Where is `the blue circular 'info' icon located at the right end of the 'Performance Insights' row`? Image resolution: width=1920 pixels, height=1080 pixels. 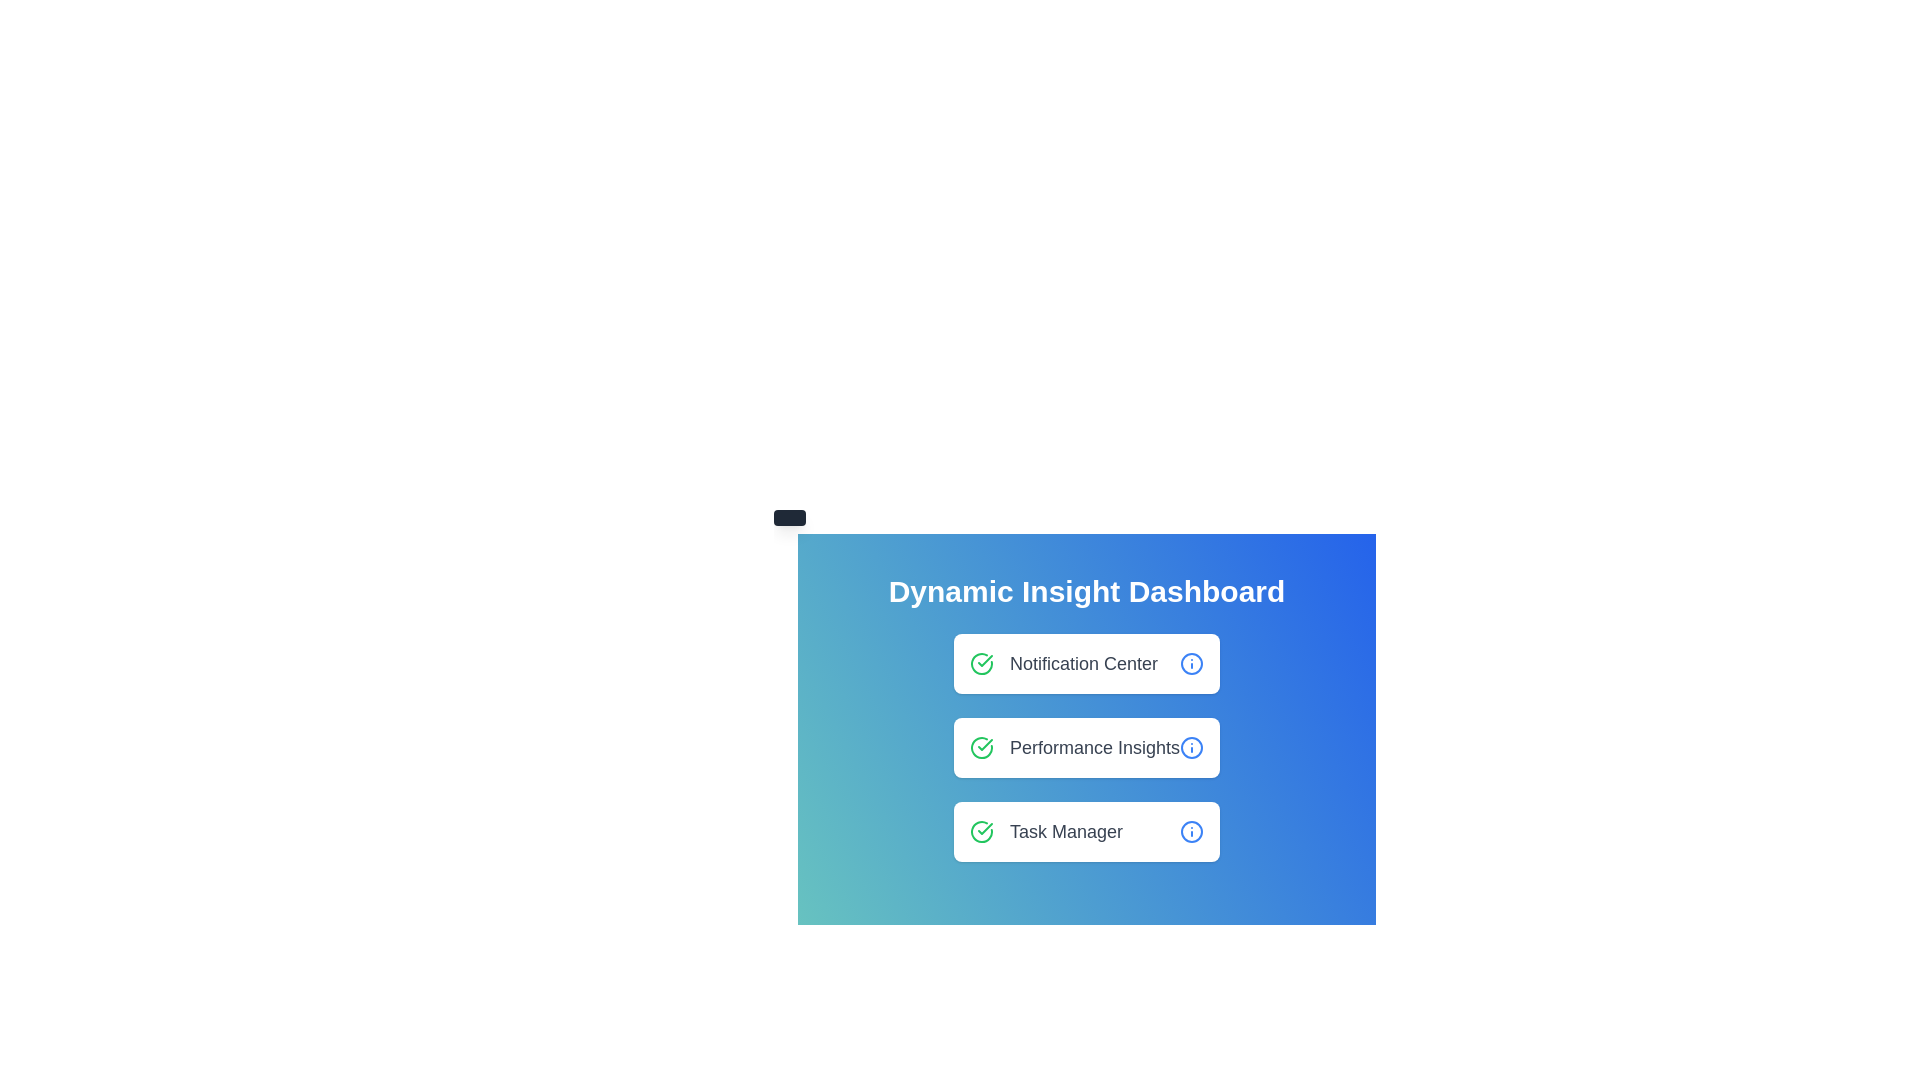
the blue circular 'info' icon located at the right end of the 'Performance Insights' row is located at coordinates (1191, 748).